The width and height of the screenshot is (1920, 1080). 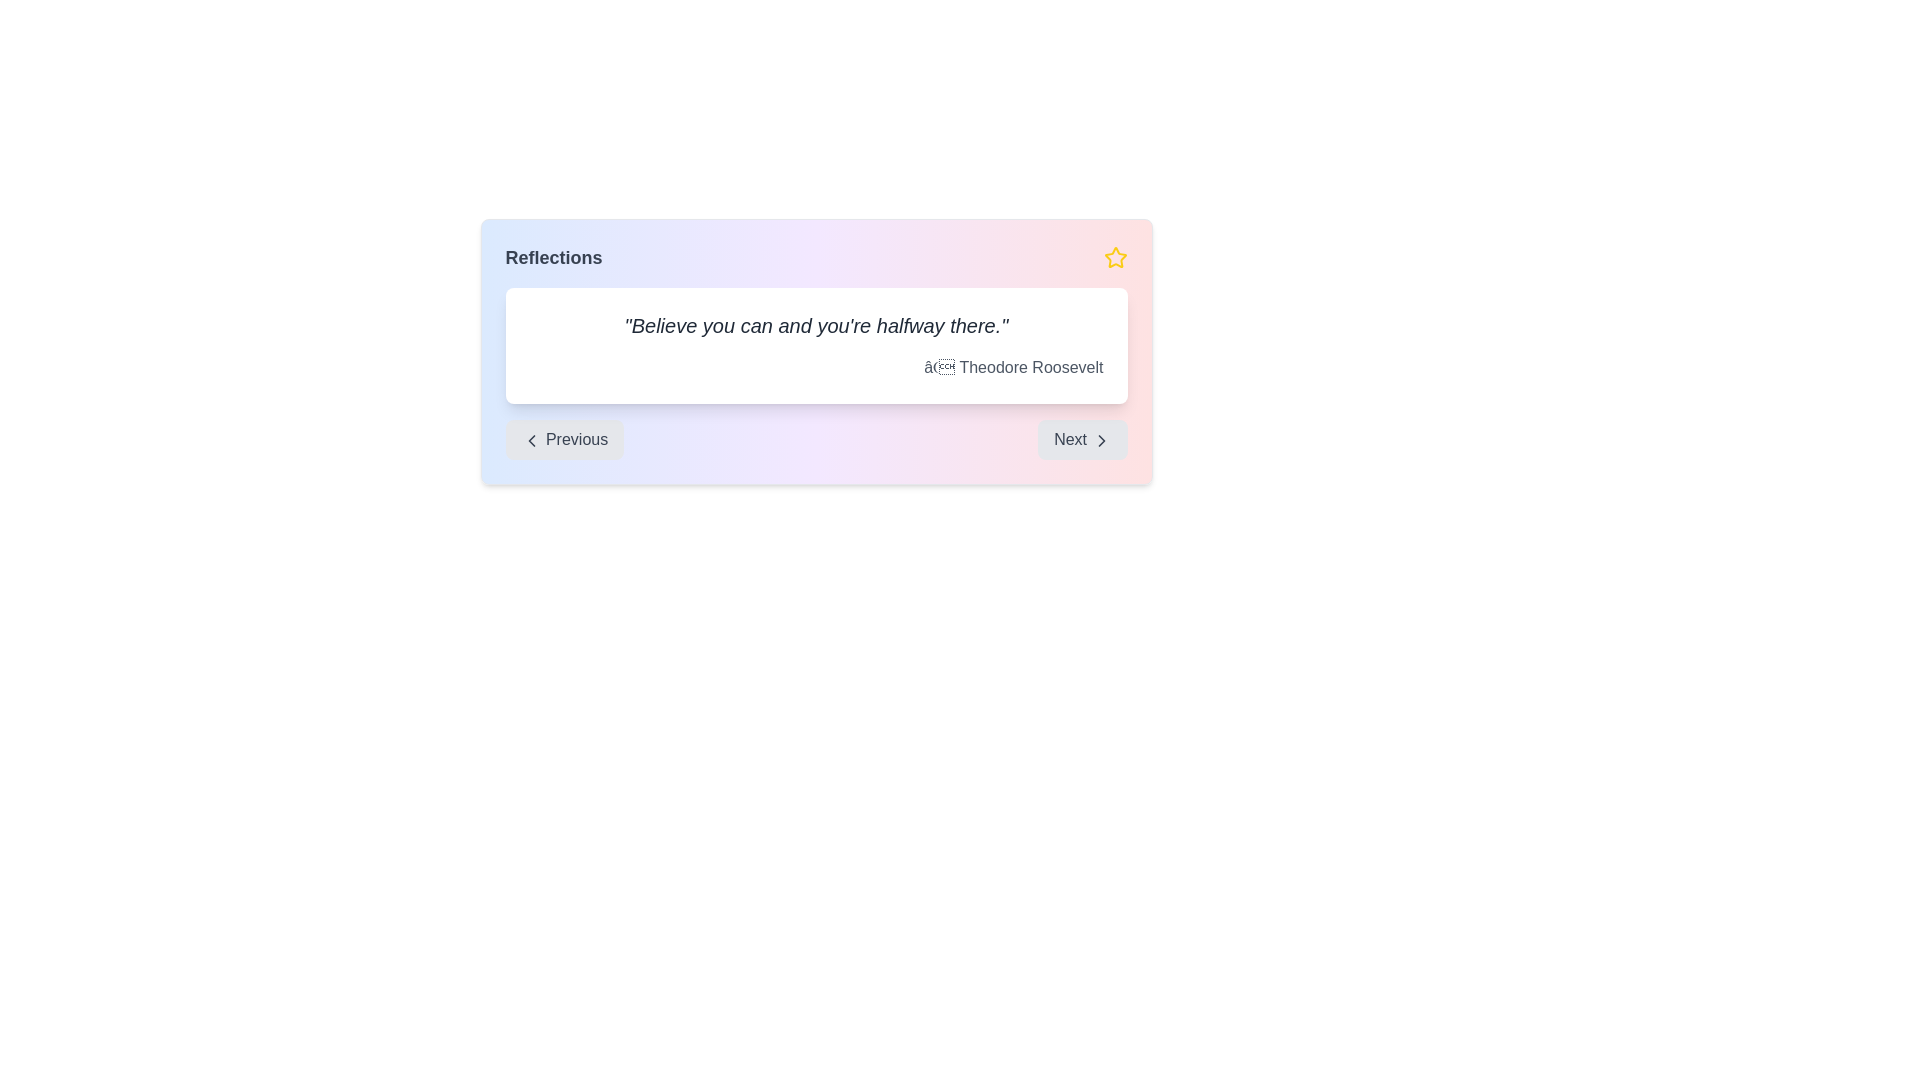 What do you see at coordinates (531, 439) in the screenshot?
I see `the left navigation chevron arrow icon located in the navigation bar of the card-like component` at bounding box center [531, 439].